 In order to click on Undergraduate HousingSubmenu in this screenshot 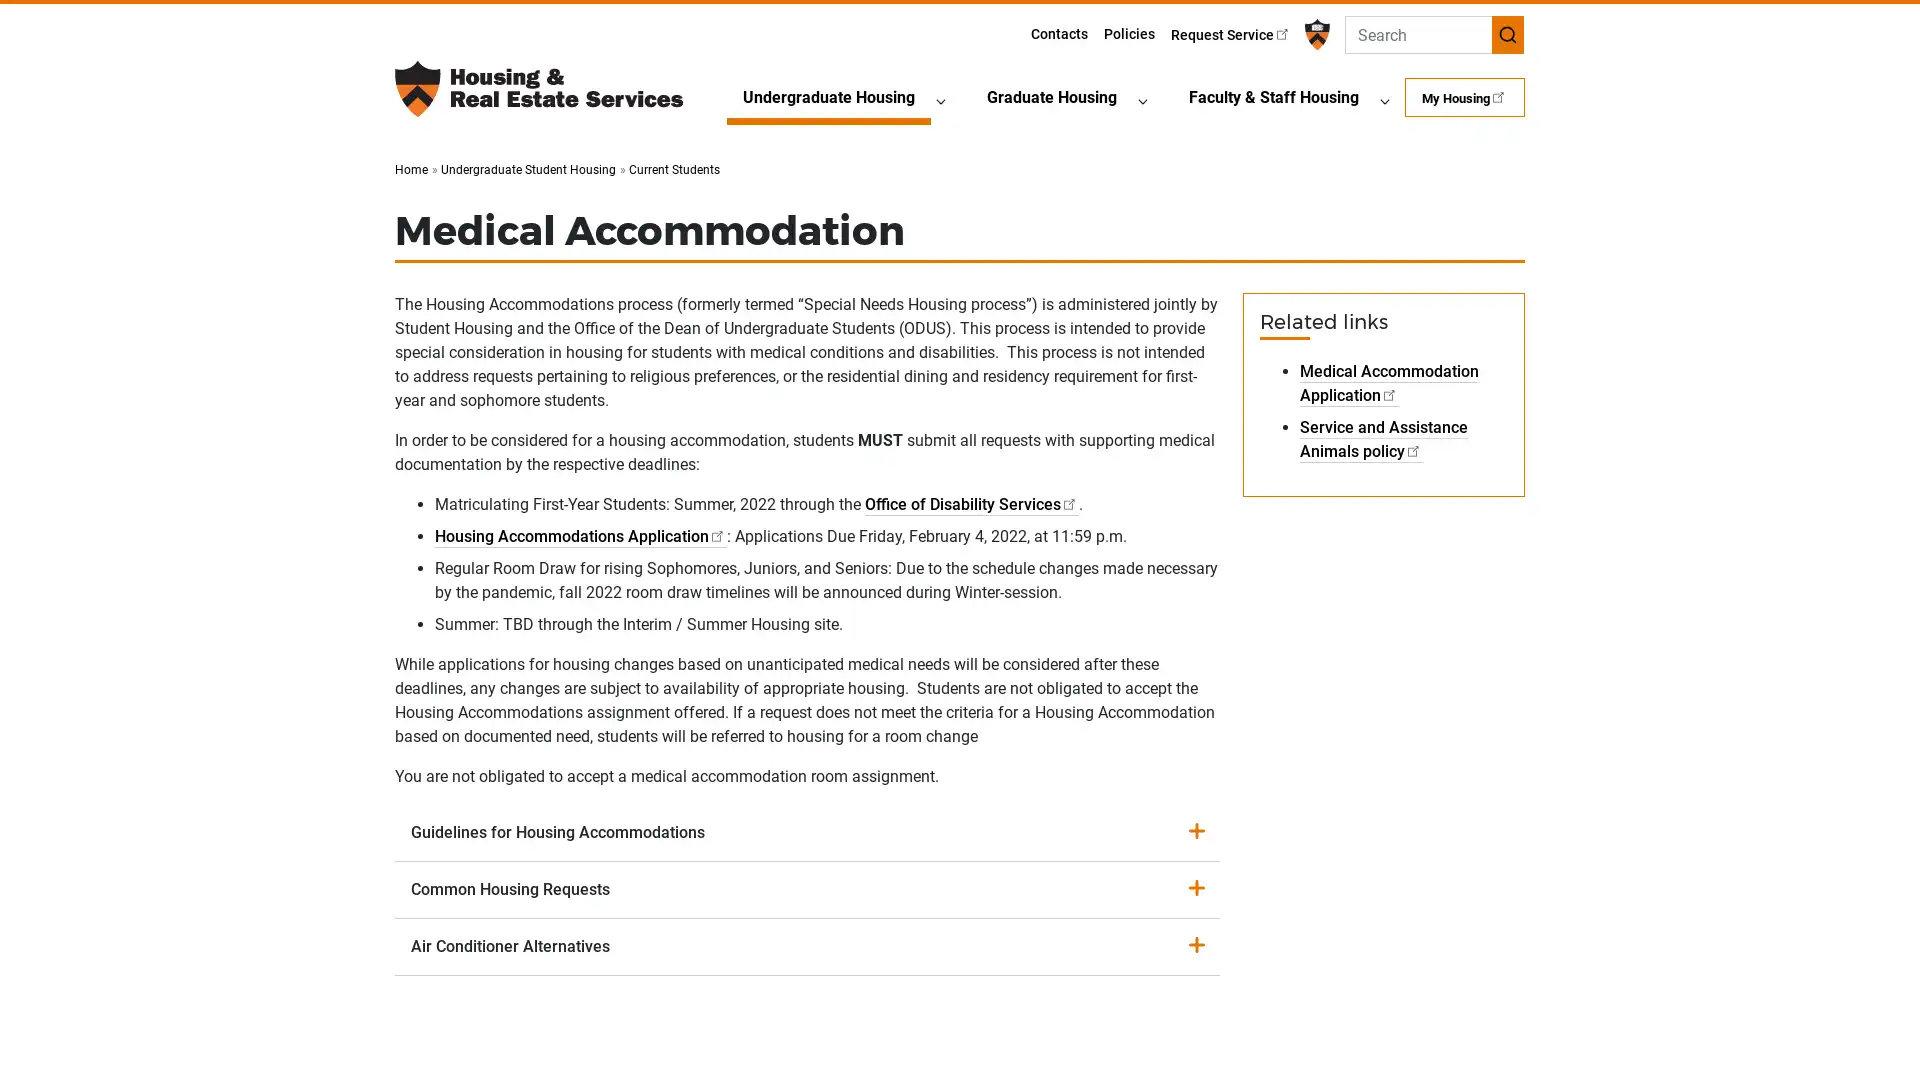, I will do `click(939, 101)`.